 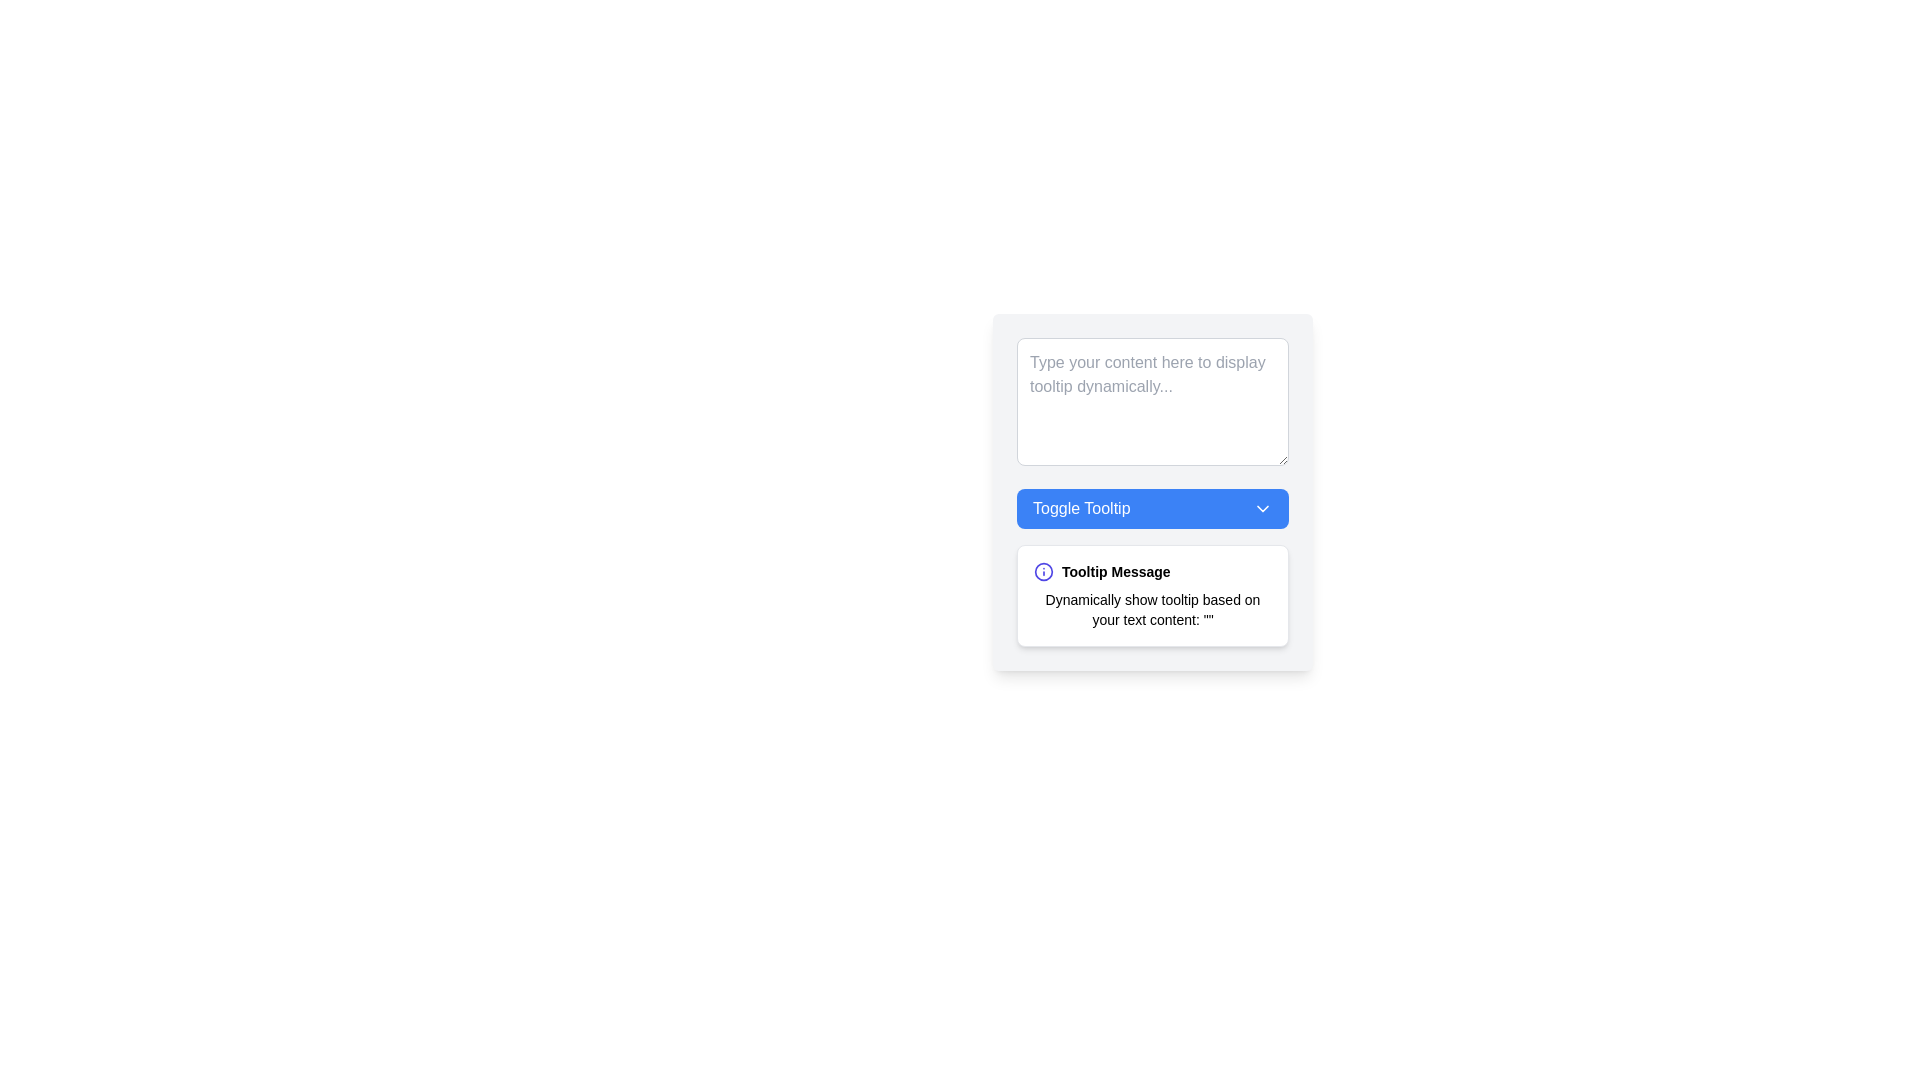 I want to click on the Text Input Area located at the top of the panel with a light gray background and rounded corners, so click(x=1152, y=401).